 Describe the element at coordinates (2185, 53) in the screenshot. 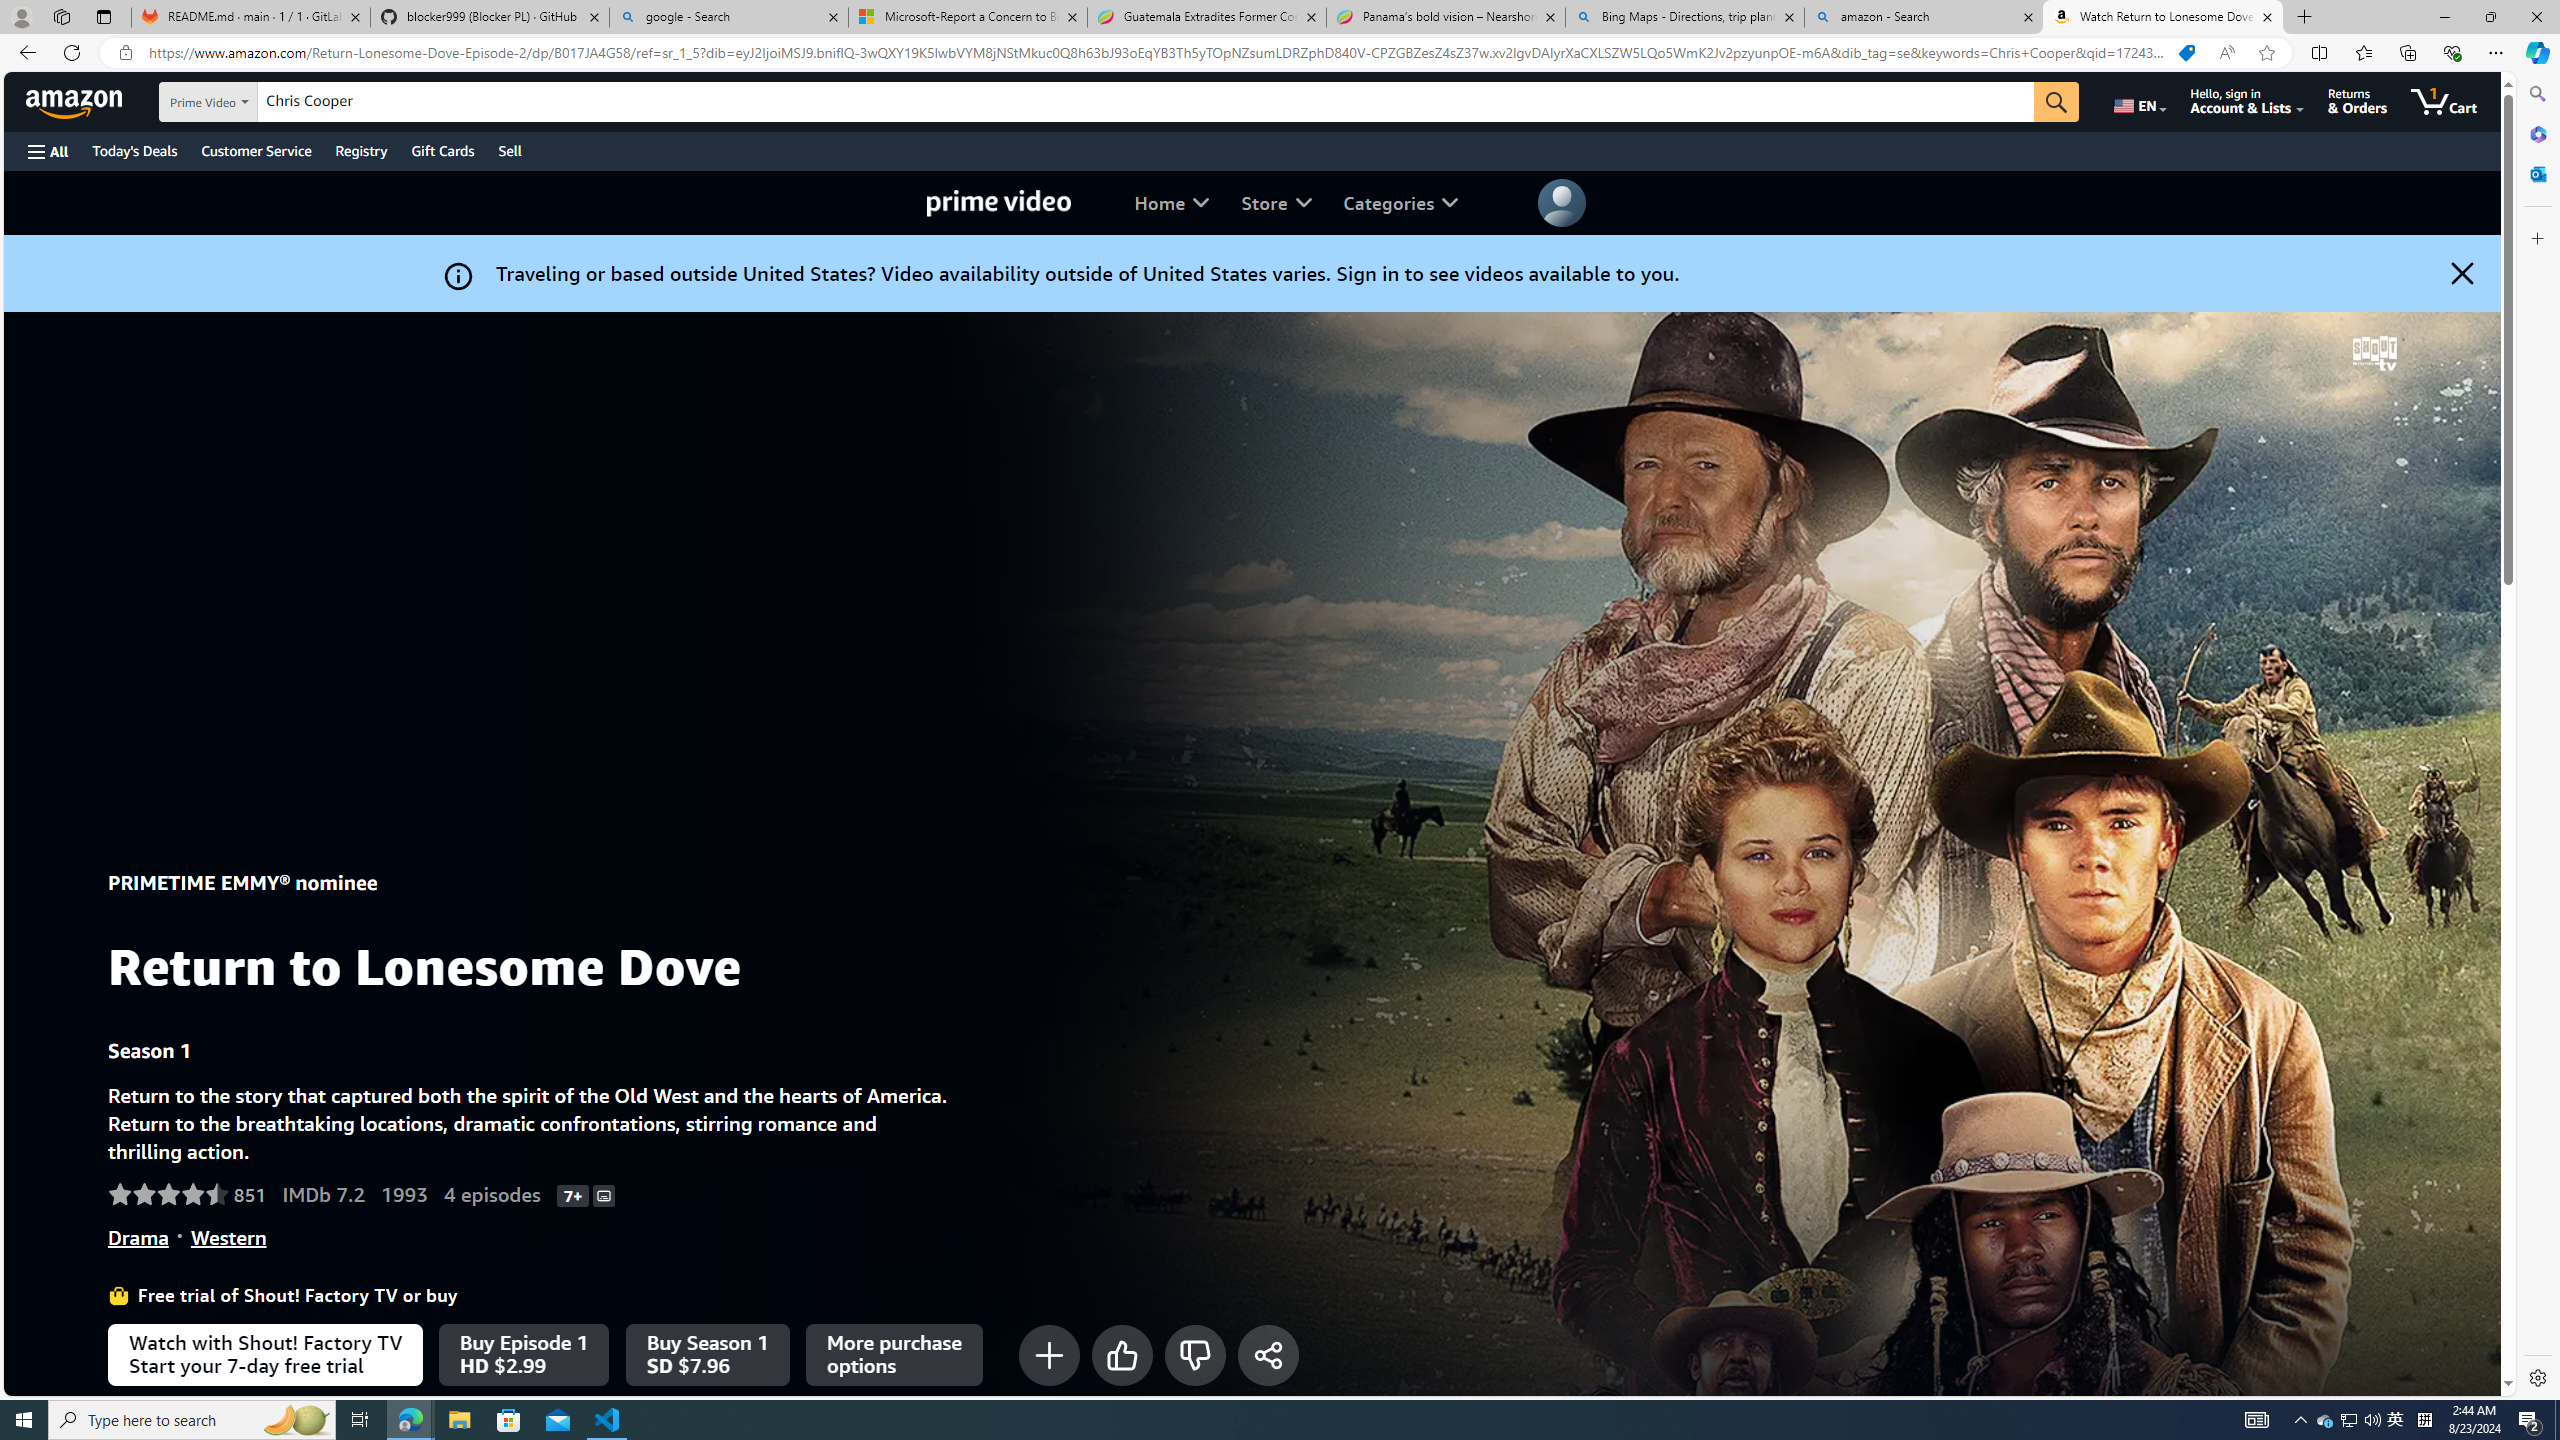

I see `'Shopping in Microsoft Edge'` at that location.